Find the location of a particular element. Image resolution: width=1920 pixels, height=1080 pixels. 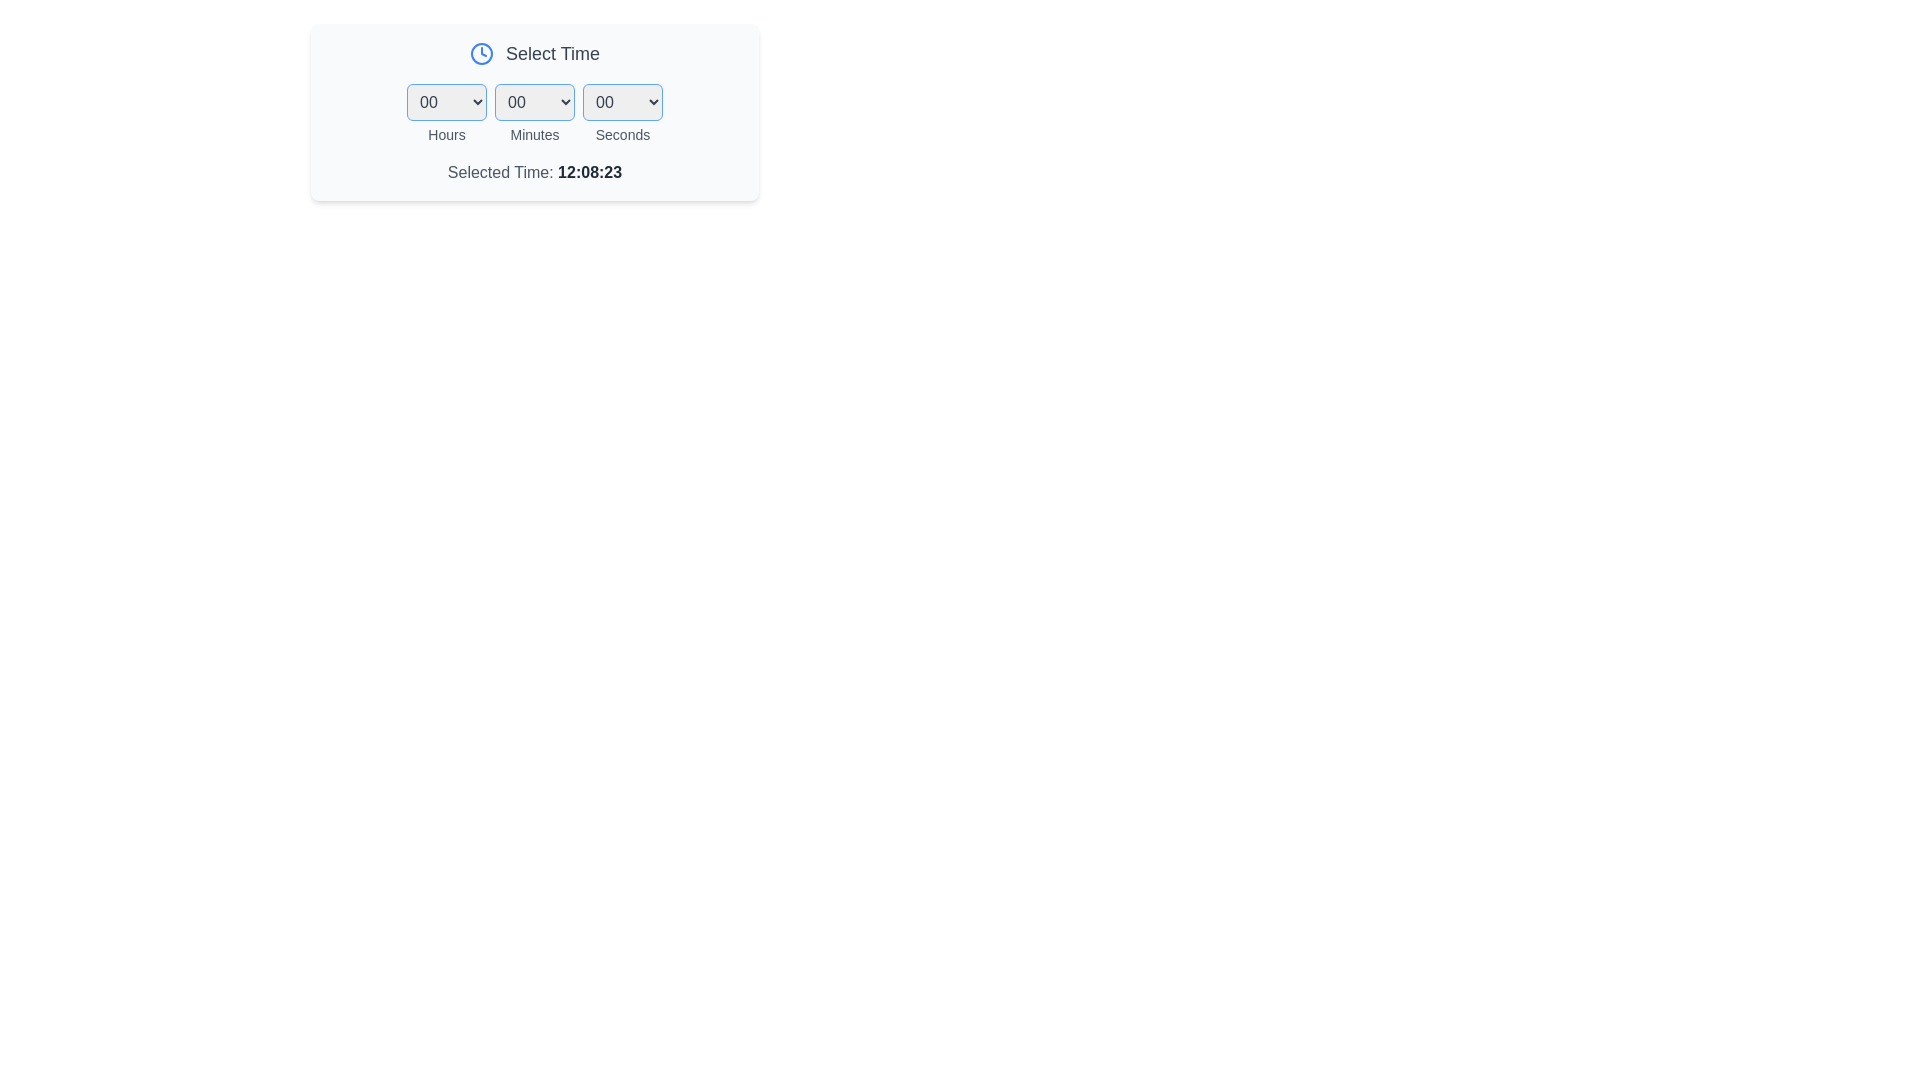

the dropdown menu labeled 'Seconds' with a blue border is located at coordinates (622, 114).